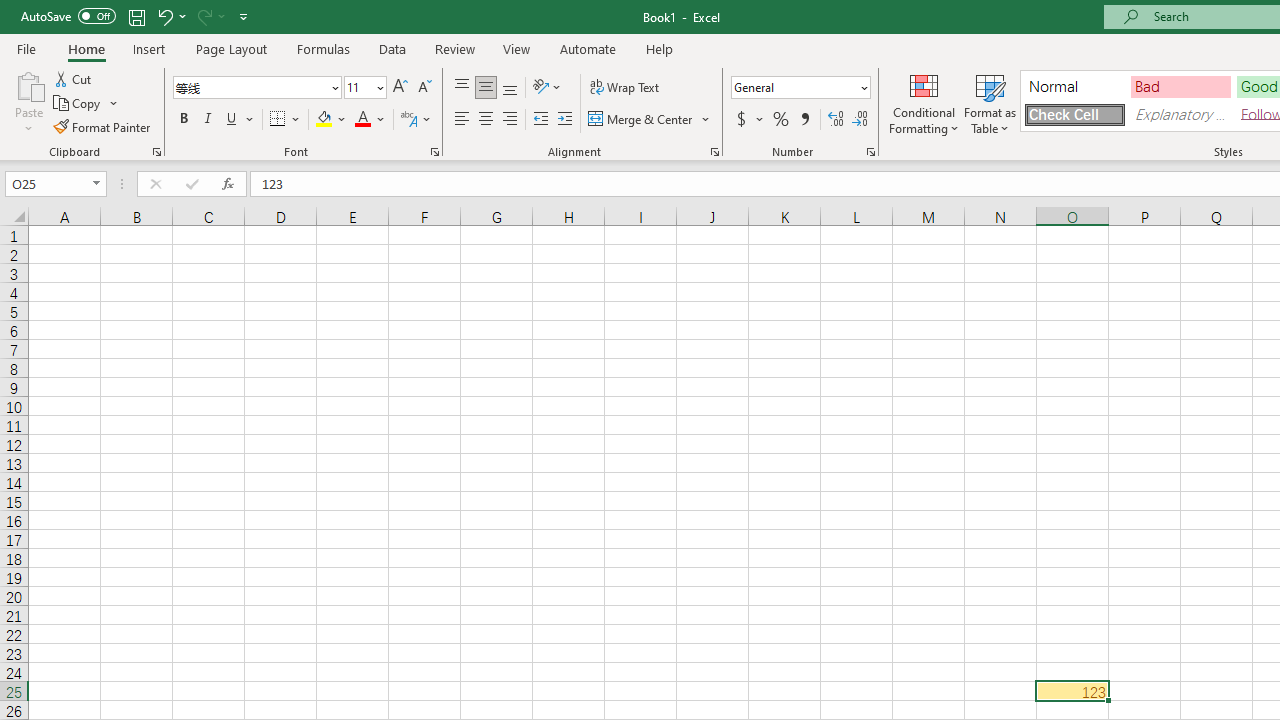  What do you see at coordinates (517, 48) in the screenshot?
I see `'View'` at bounding box center [517, 48].